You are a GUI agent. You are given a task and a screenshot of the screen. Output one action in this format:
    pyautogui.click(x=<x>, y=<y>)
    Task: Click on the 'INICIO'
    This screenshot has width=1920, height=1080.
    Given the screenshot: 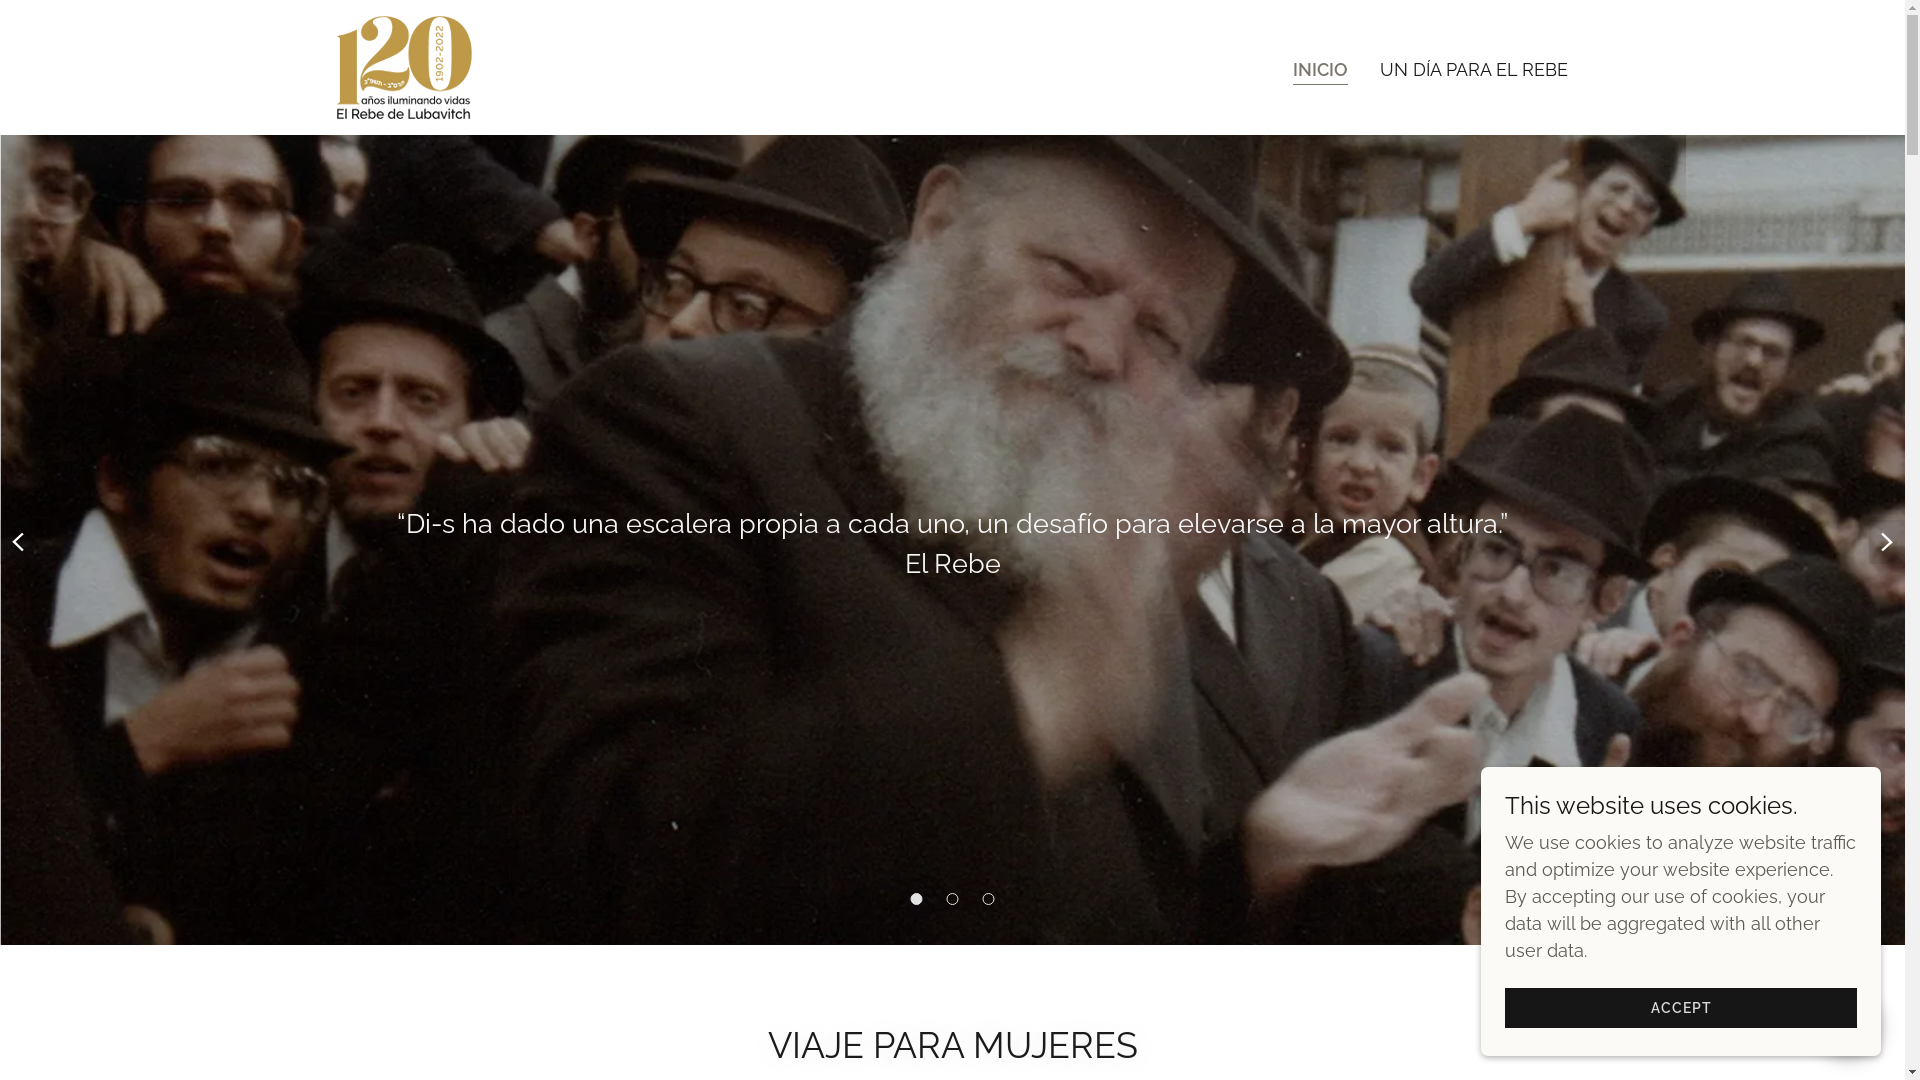 What is the action you would take?
    pyautogui.click(x=1292, y=70)
    